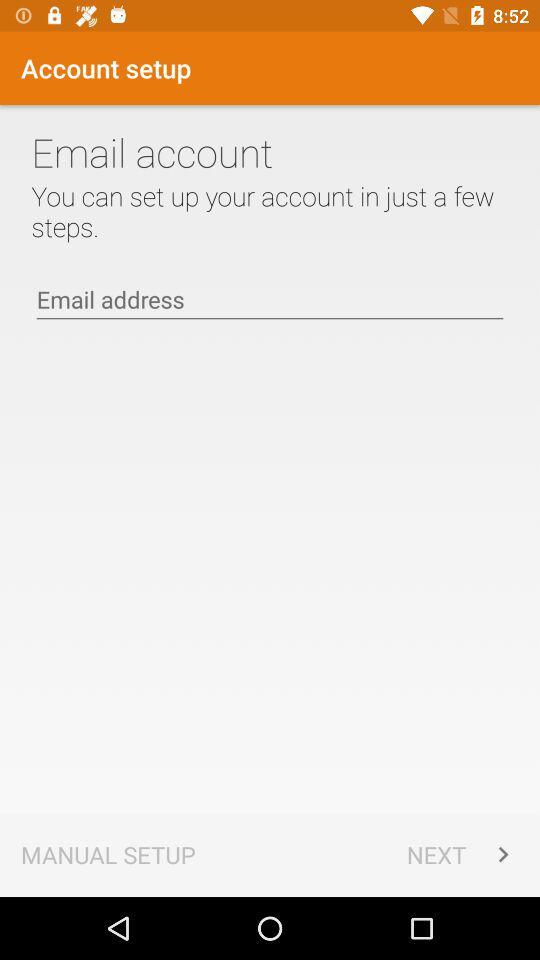  I want to click on the app next to next, so click(108, 853).